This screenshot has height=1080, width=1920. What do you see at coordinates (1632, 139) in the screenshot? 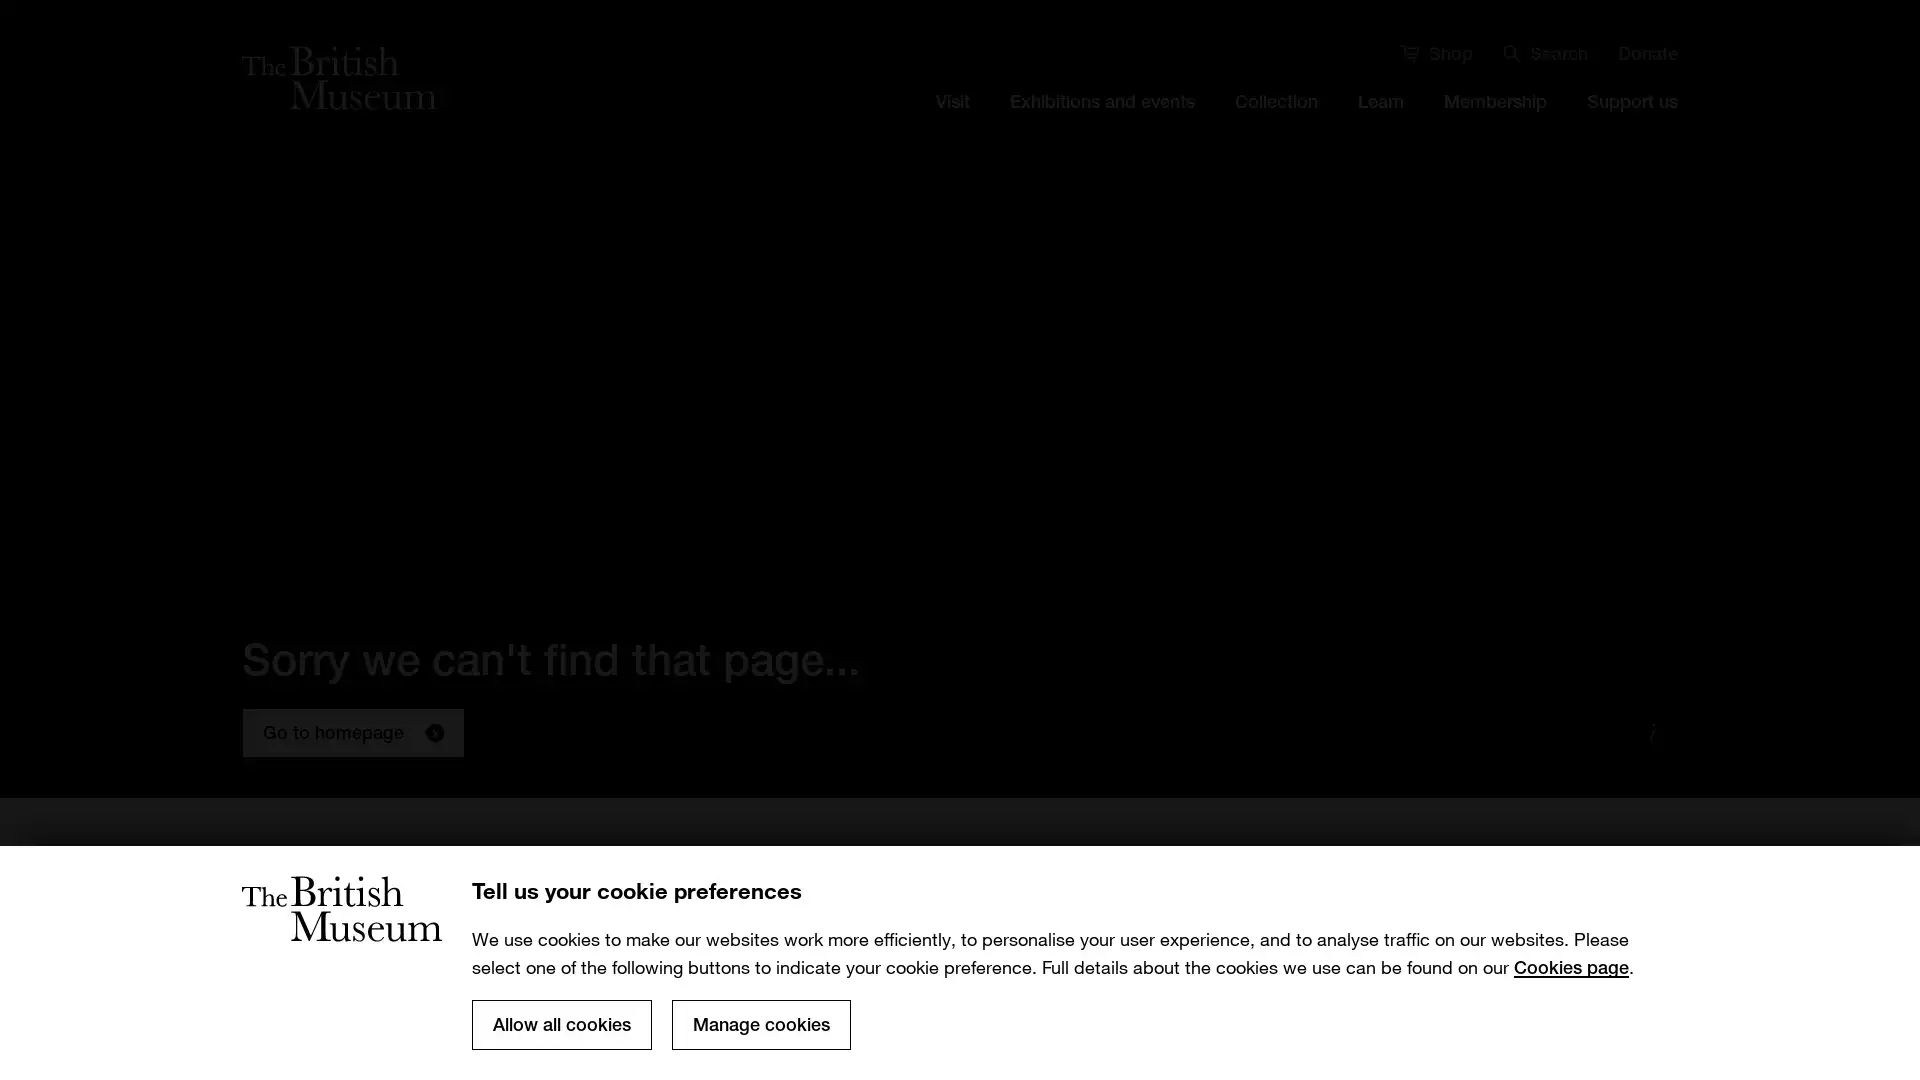
I see `Toggle Support us submenu` at bounding box center [1632, 139].